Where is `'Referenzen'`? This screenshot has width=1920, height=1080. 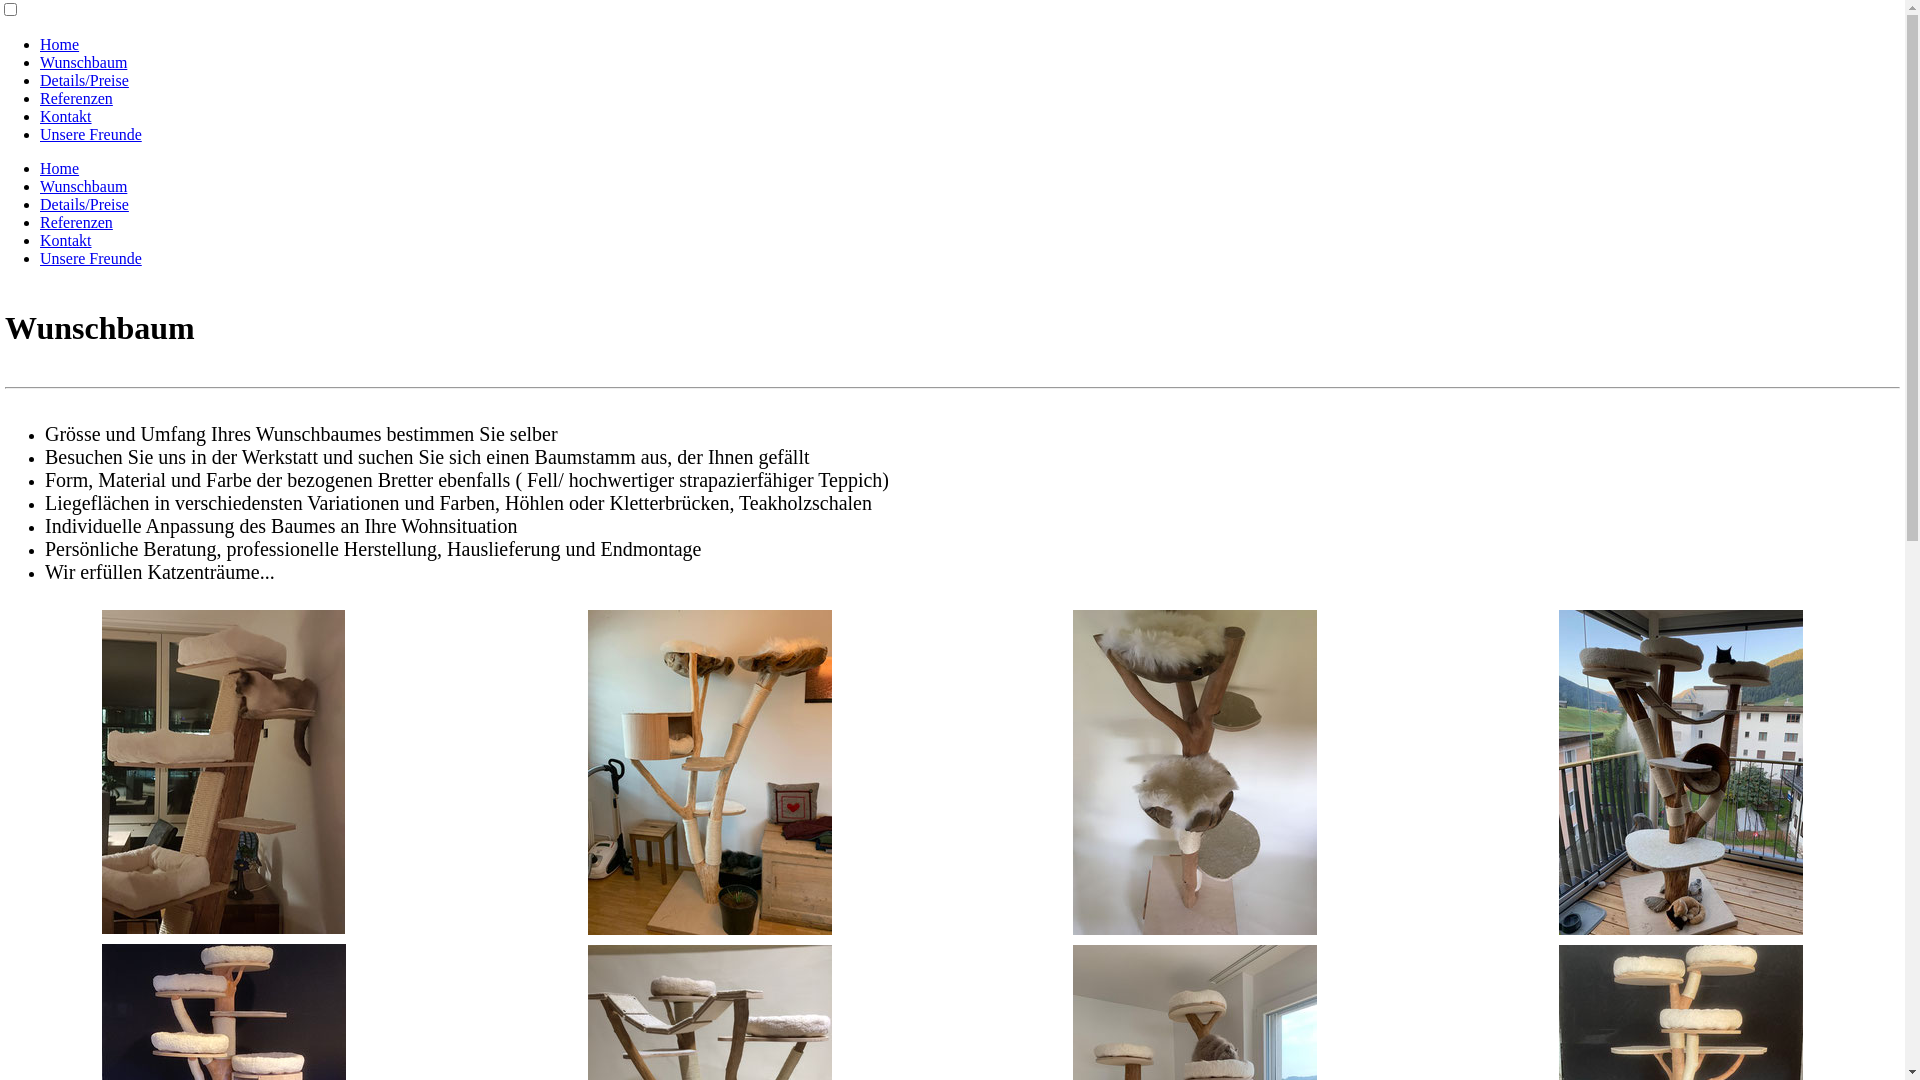
'Referenzen' is located at coordinates (76, 222).